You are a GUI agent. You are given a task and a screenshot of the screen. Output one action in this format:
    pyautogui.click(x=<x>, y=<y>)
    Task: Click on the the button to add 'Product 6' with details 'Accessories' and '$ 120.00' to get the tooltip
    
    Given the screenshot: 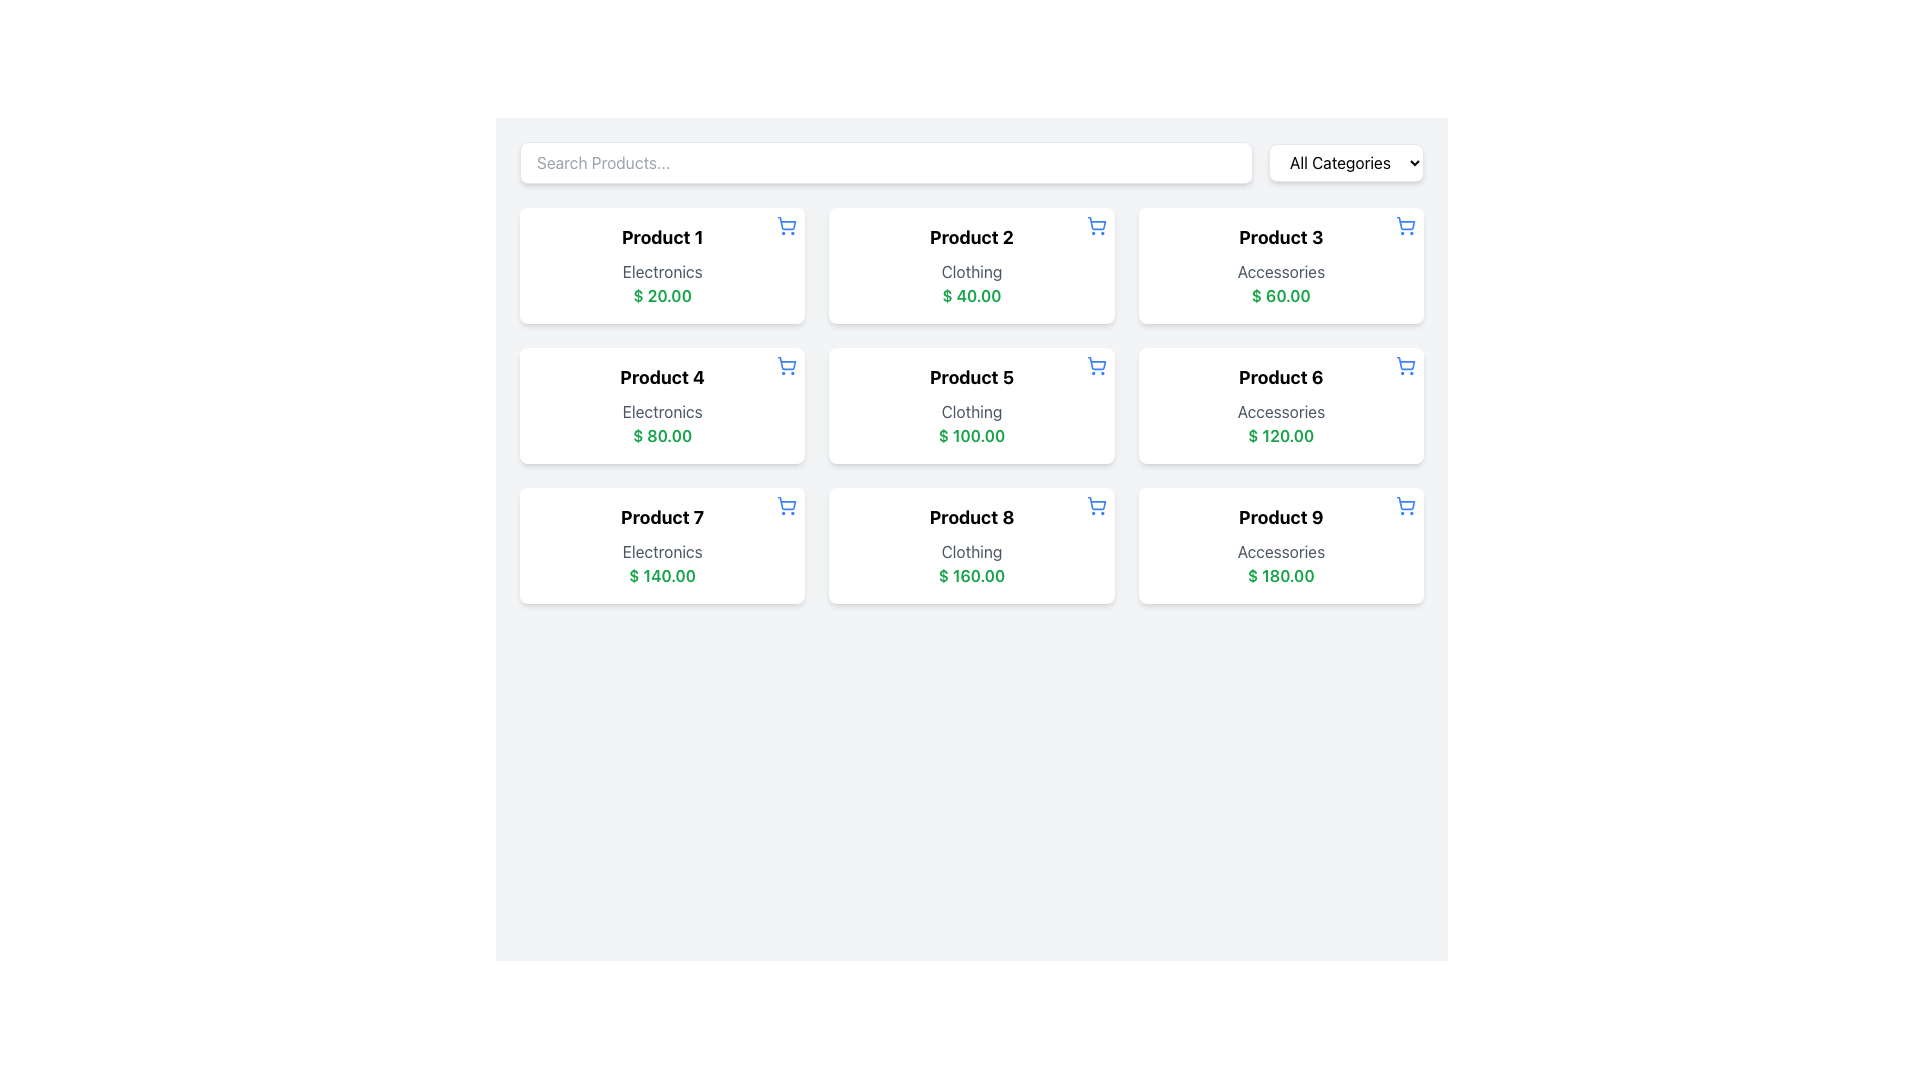 What is the action you would take?
    pyautogui.click(x=1405, y=366)
    